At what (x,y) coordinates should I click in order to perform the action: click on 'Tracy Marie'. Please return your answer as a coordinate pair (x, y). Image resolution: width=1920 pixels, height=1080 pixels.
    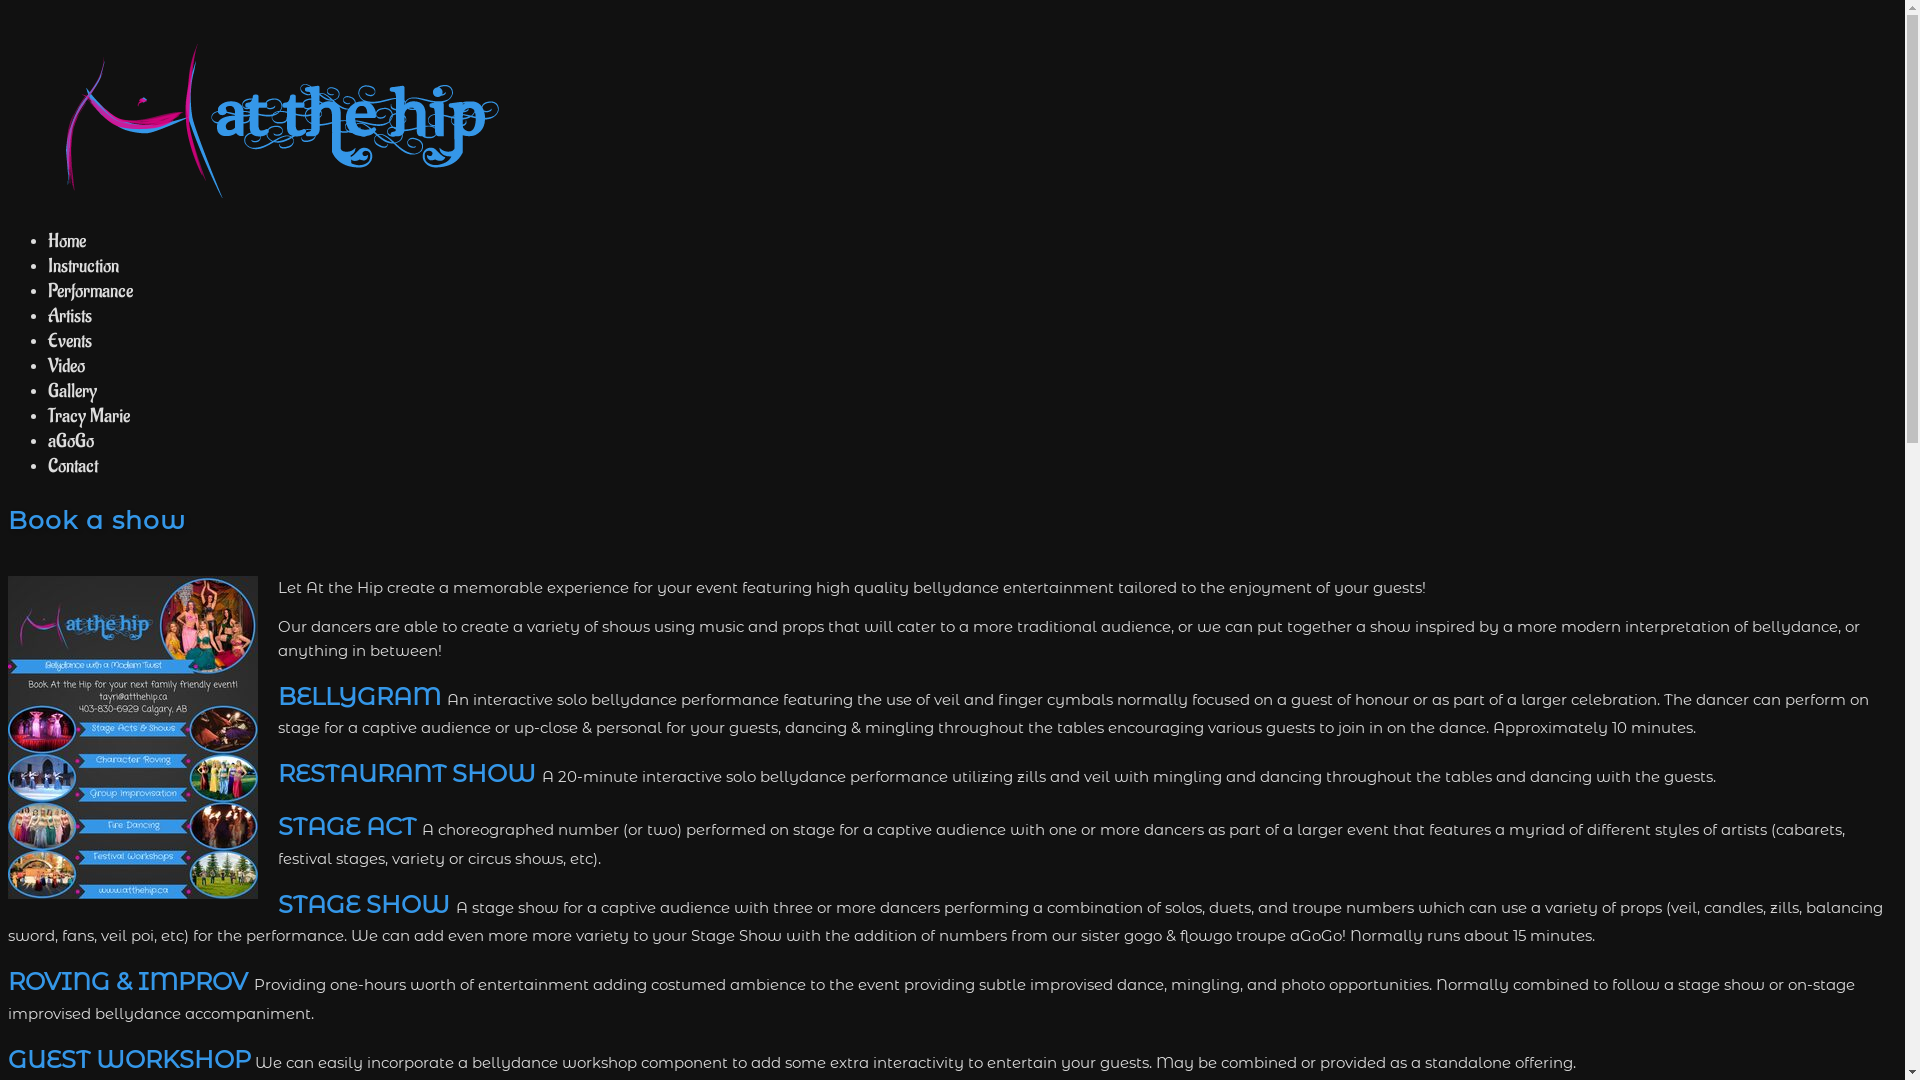
    Looking at the image, I should click on (88, 415).